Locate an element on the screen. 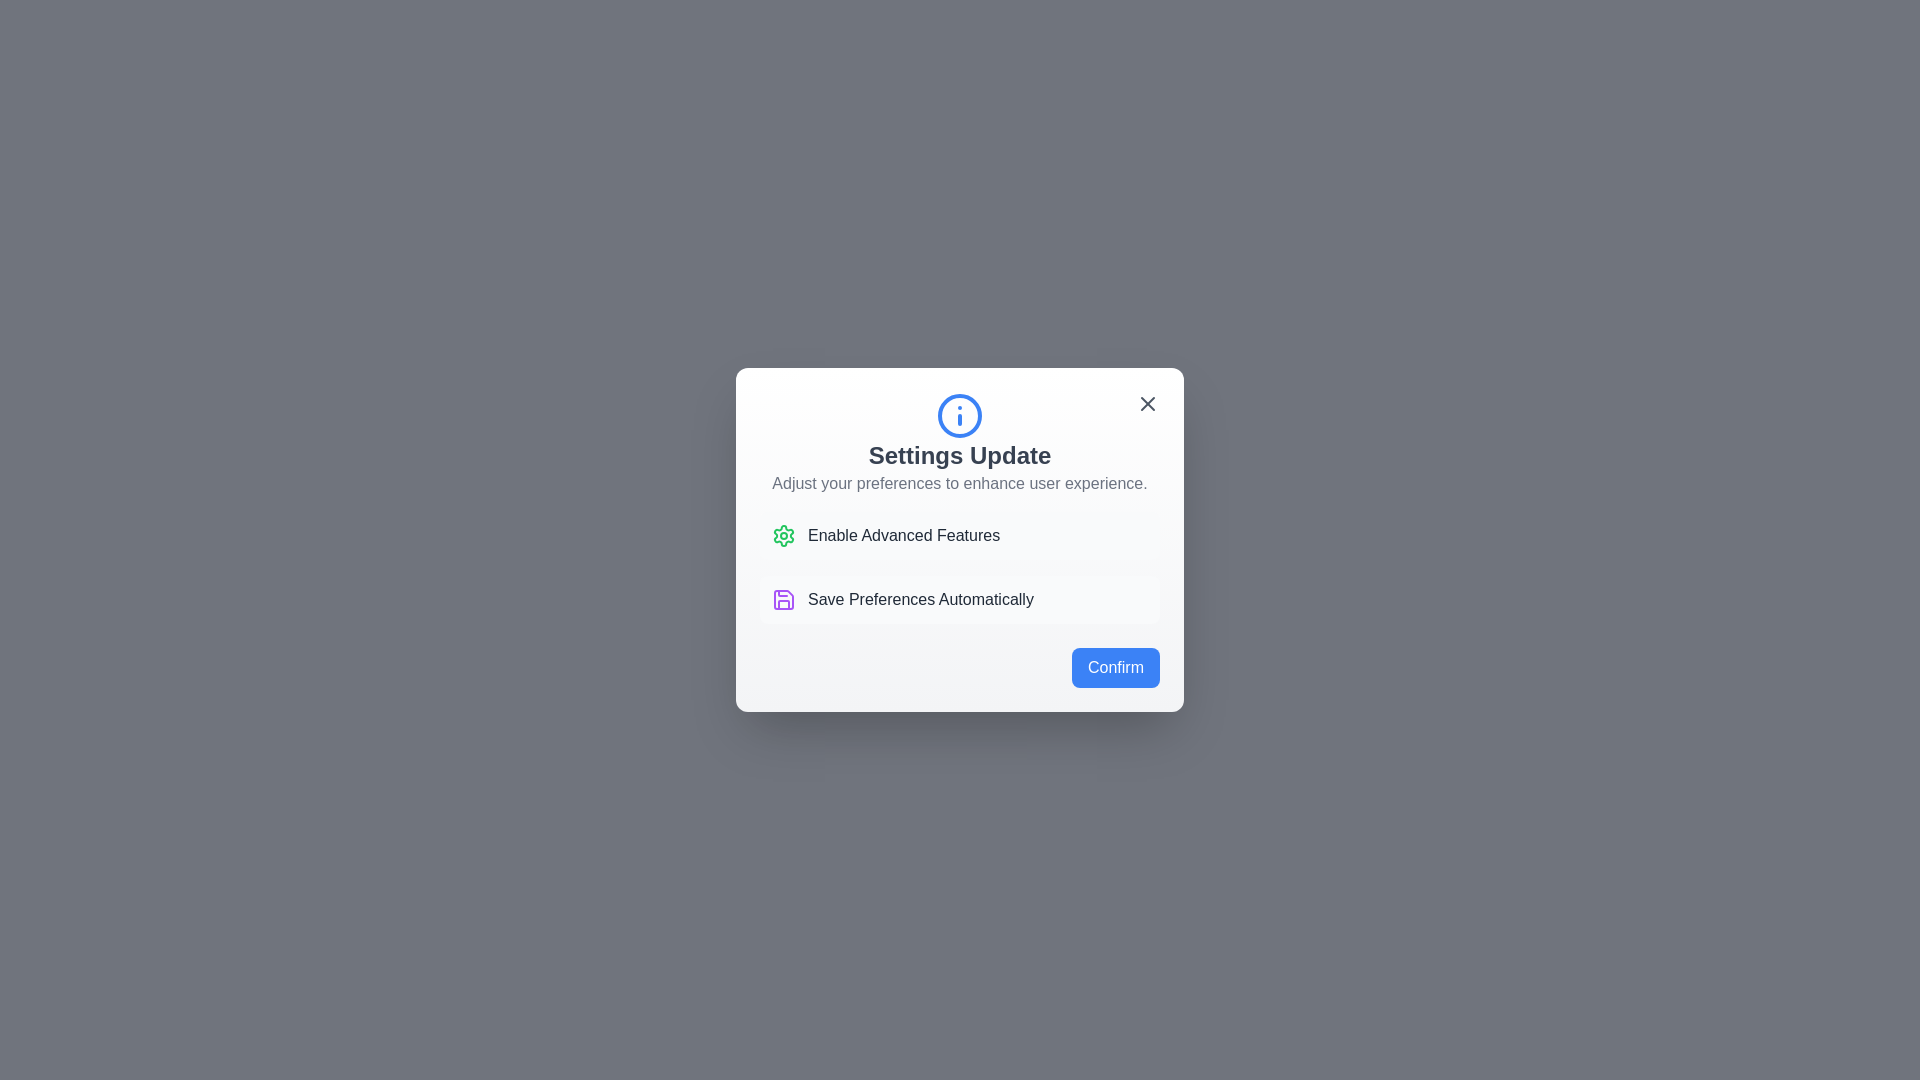  the Confirm button to close the dialog is located at coordinates (1115, 667).